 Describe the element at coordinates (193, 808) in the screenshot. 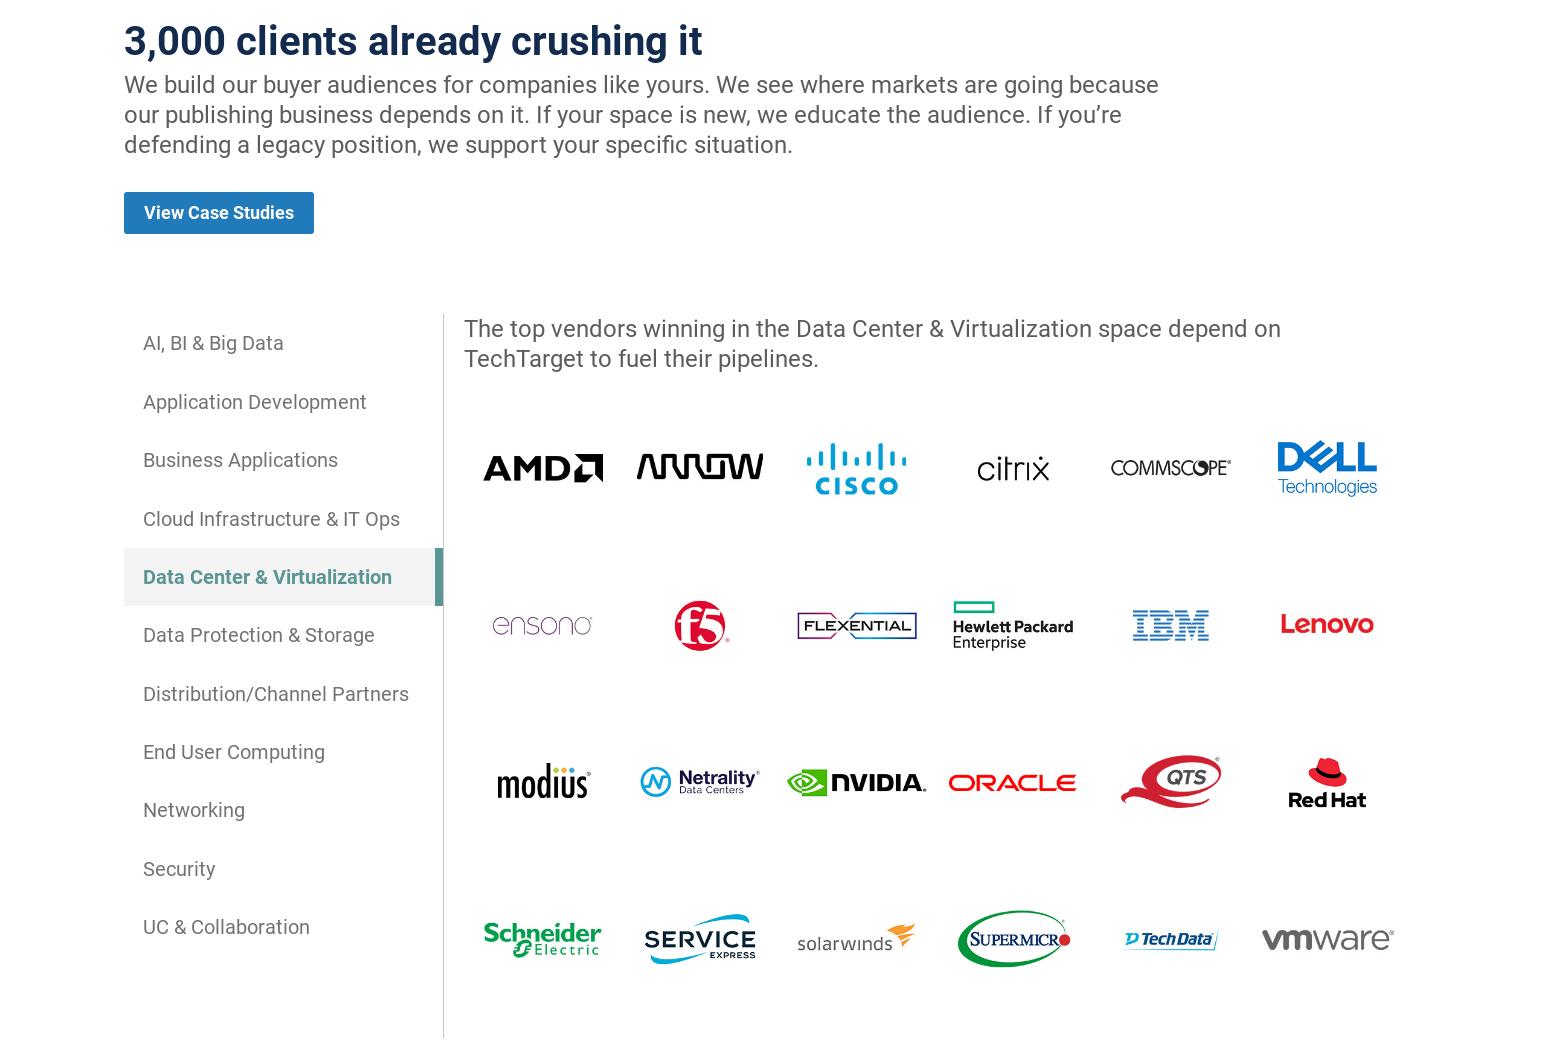

I see `'Networking'` at that location.